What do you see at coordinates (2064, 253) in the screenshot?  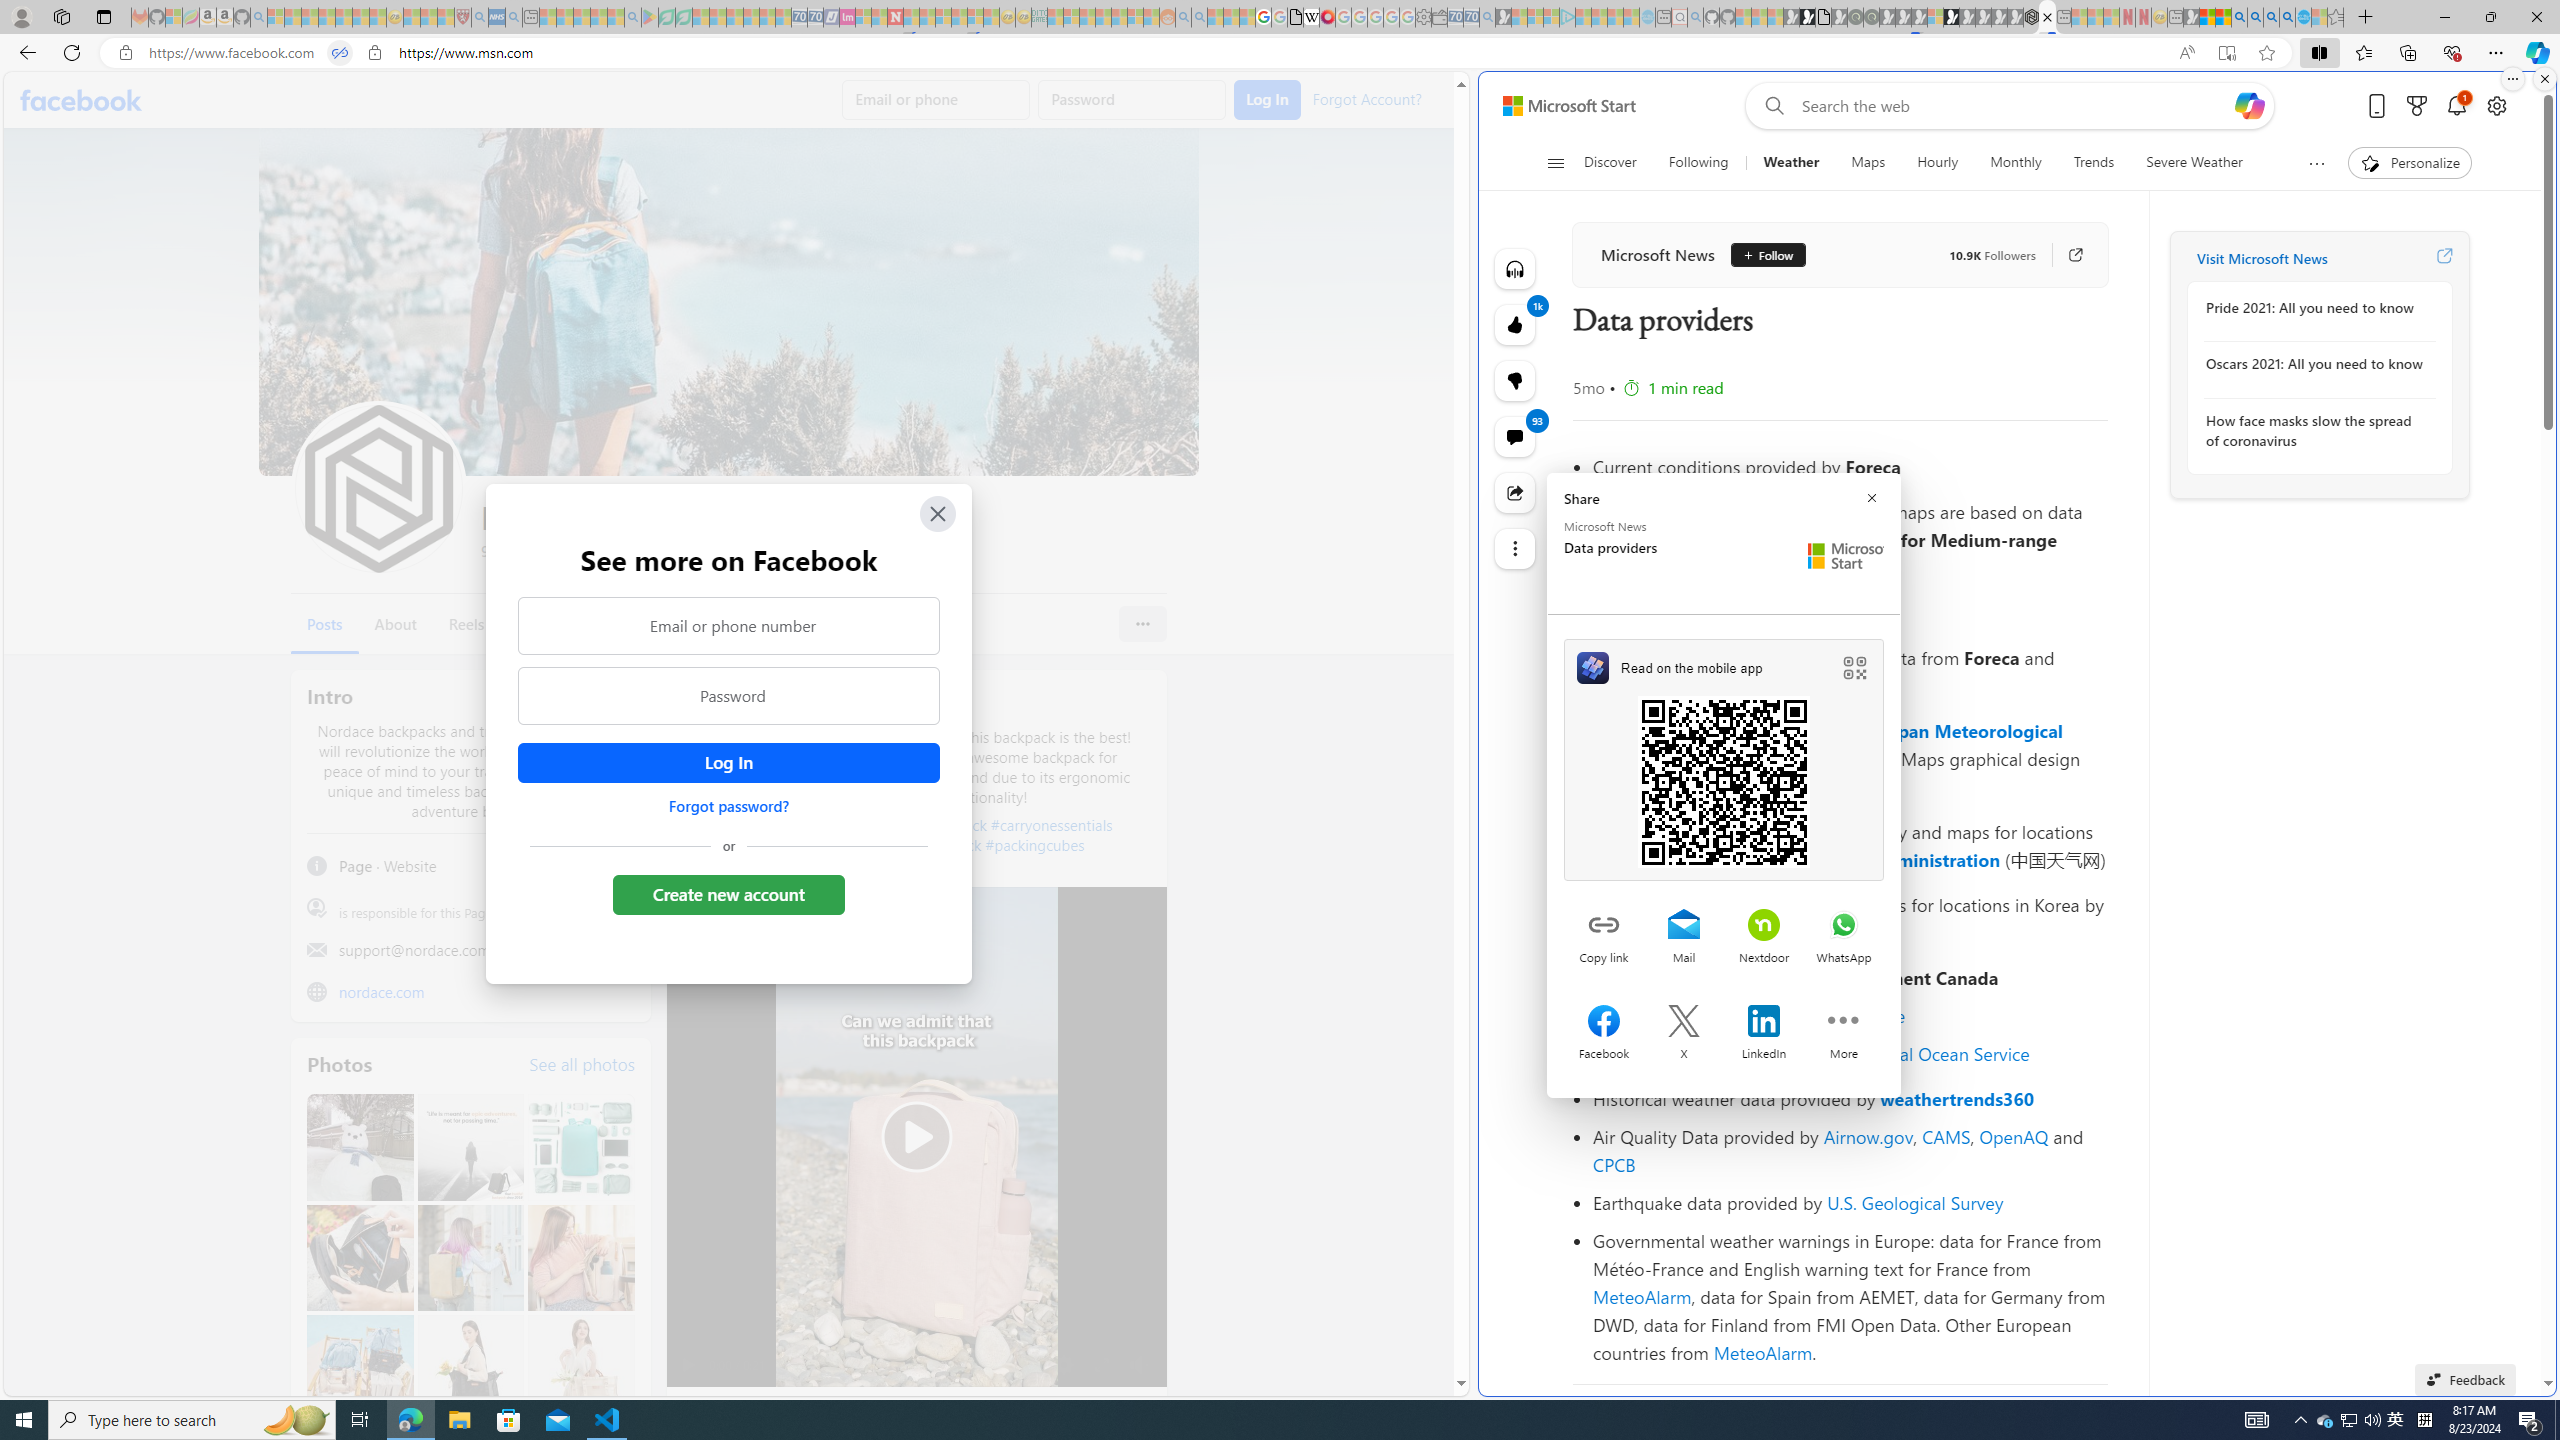 I see `'Go to publisher'` at bounding box center [2064, 253].